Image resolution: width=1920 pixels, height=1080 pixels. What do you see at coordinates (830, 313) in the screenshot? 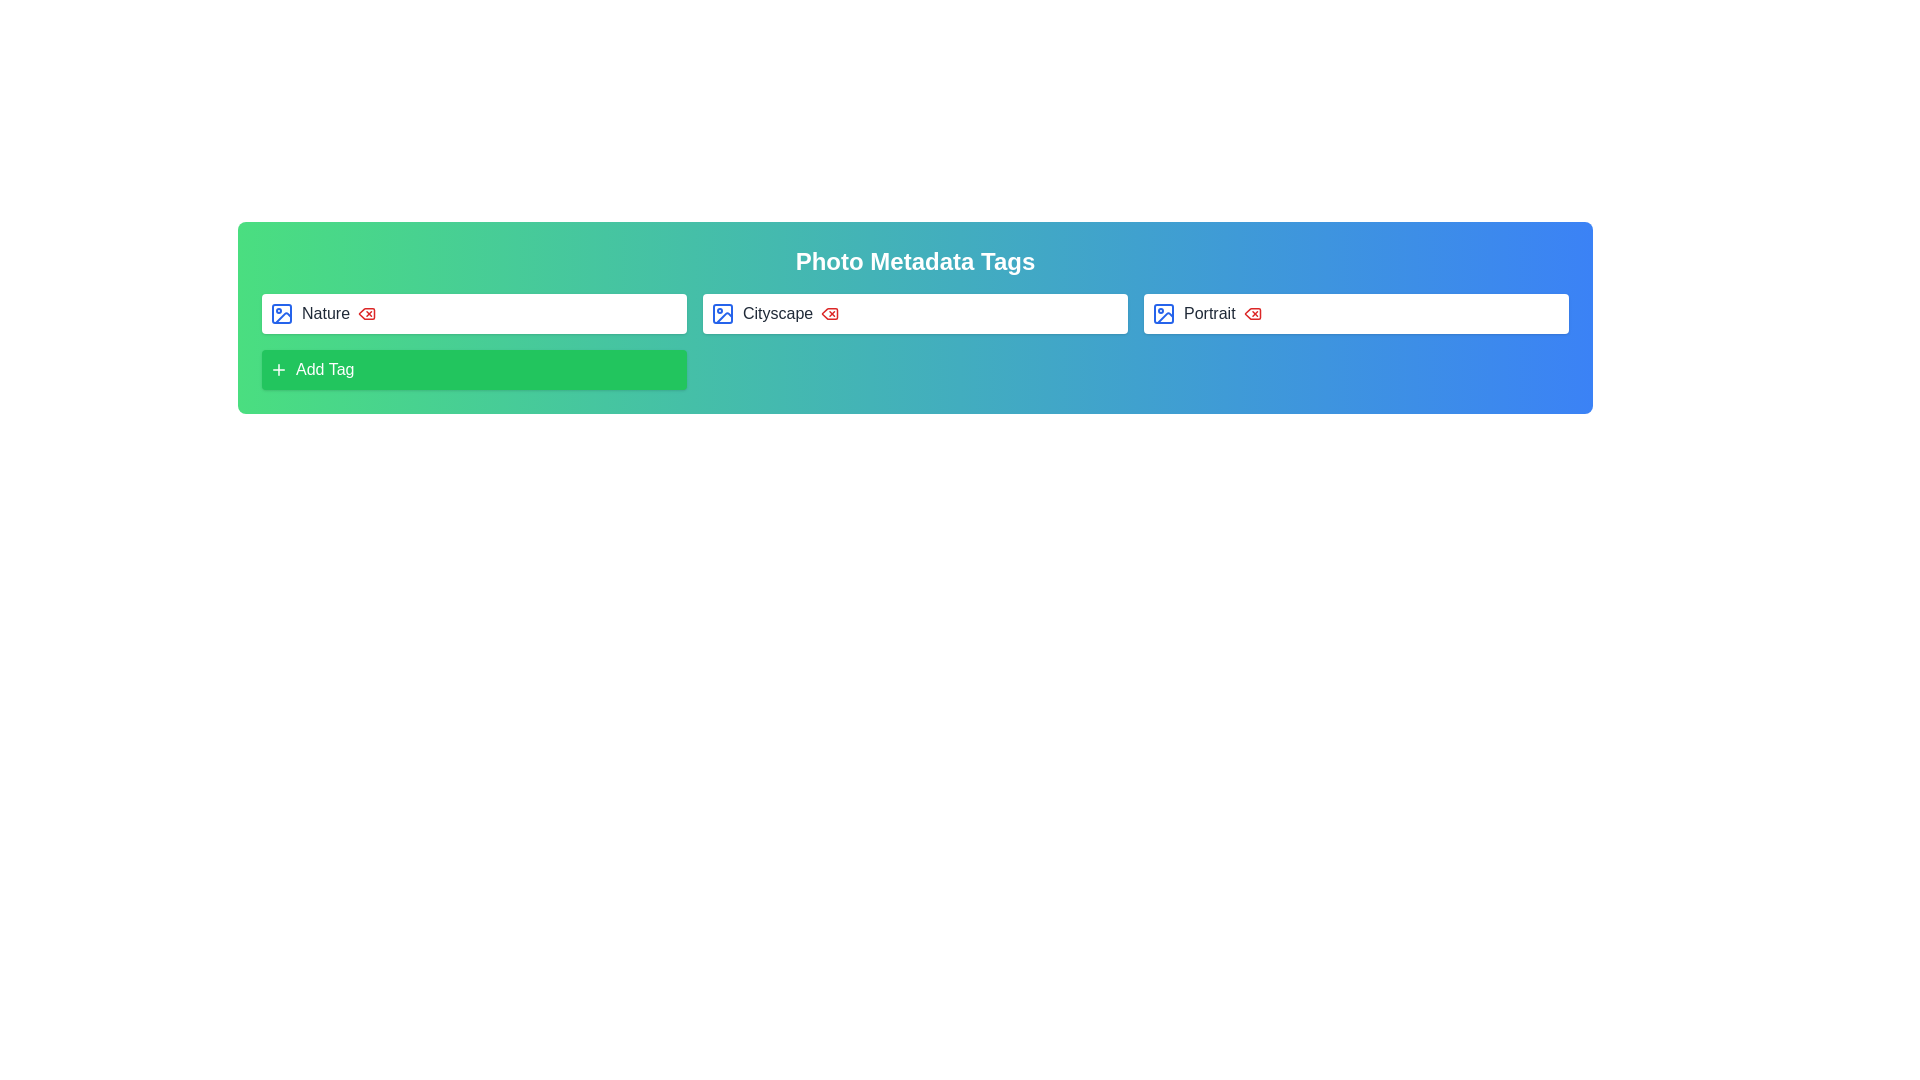
I see `the red trash/delete icon located to the right of the 'Cityscape' text for accessibility interactions` at bounding box center [830, 313].